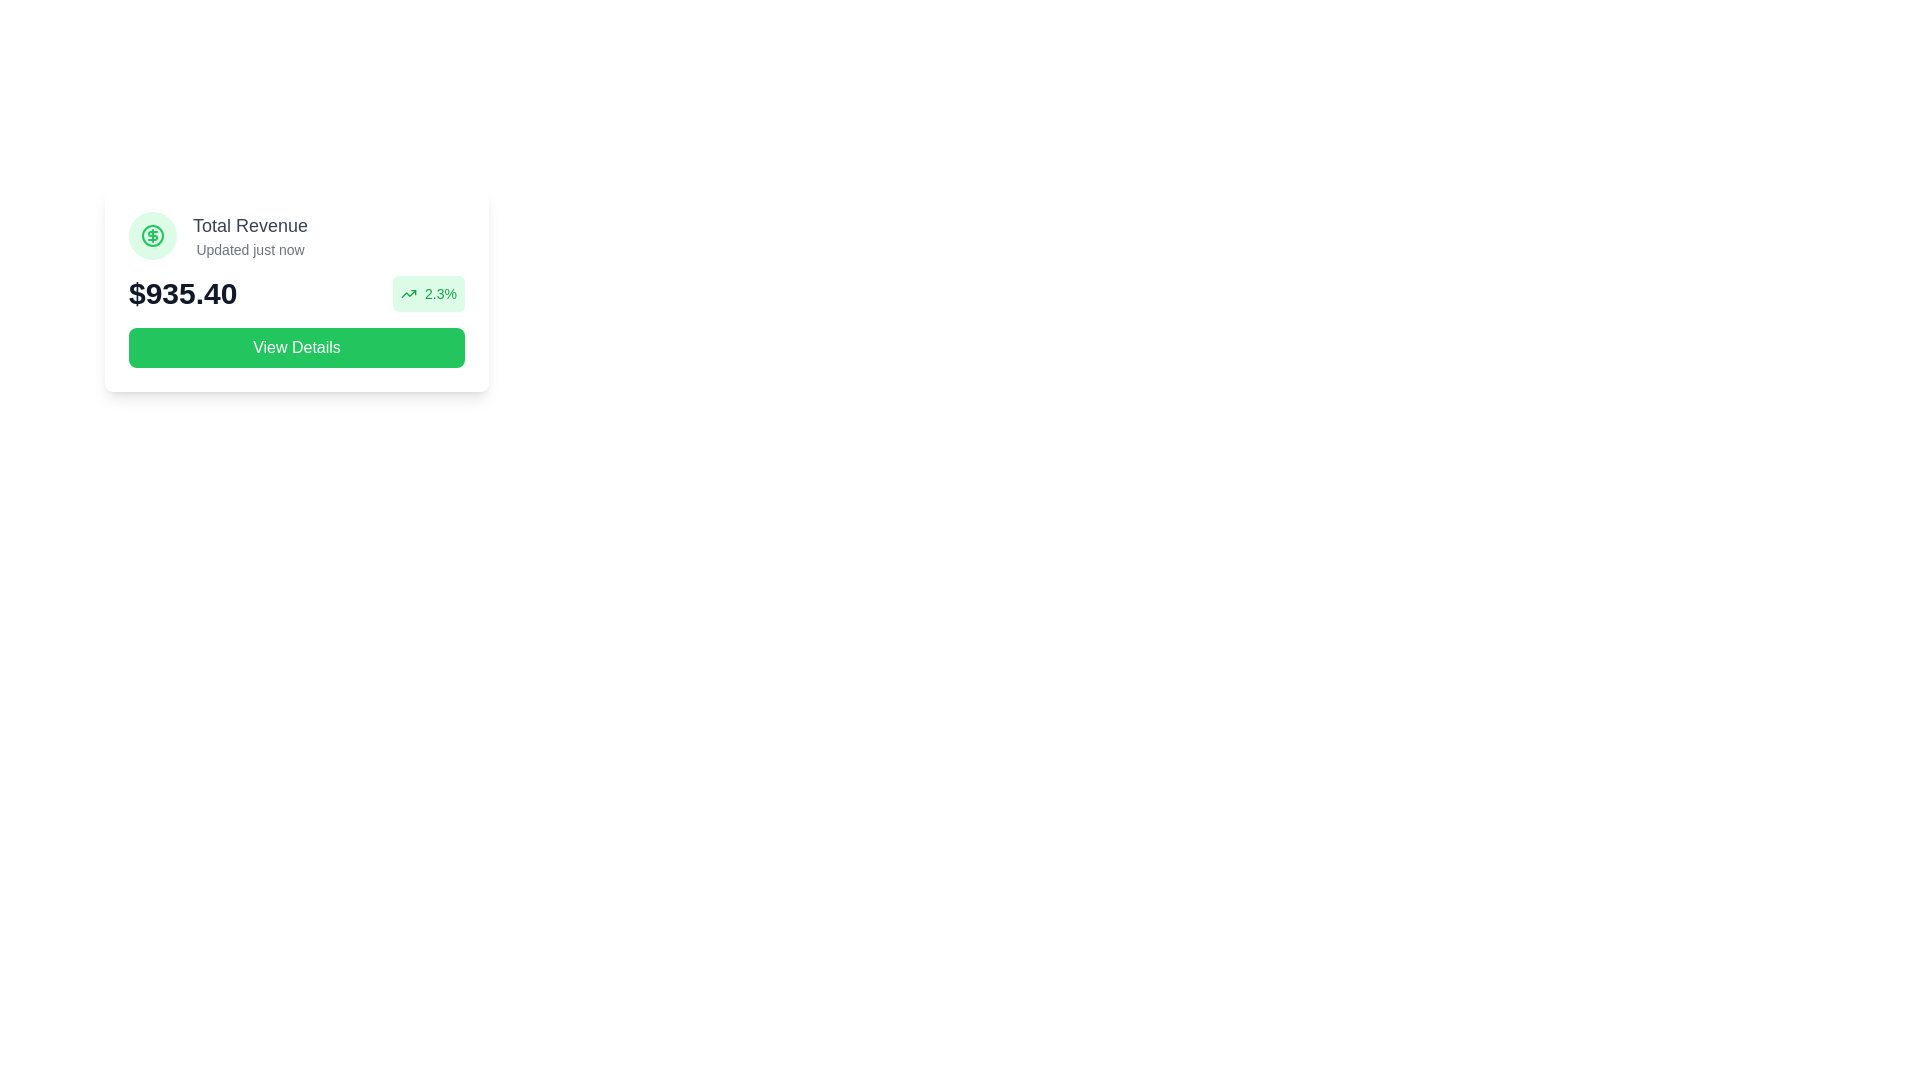 The image size is (1920, 1080). What do you see at coordinates (152, 234) in the screenshot?
I see `the SVG Circle element that visually indicates 'Revenue' or 'Finance', located near the 'Total Revenue' label` at bounding box center [152, 234].